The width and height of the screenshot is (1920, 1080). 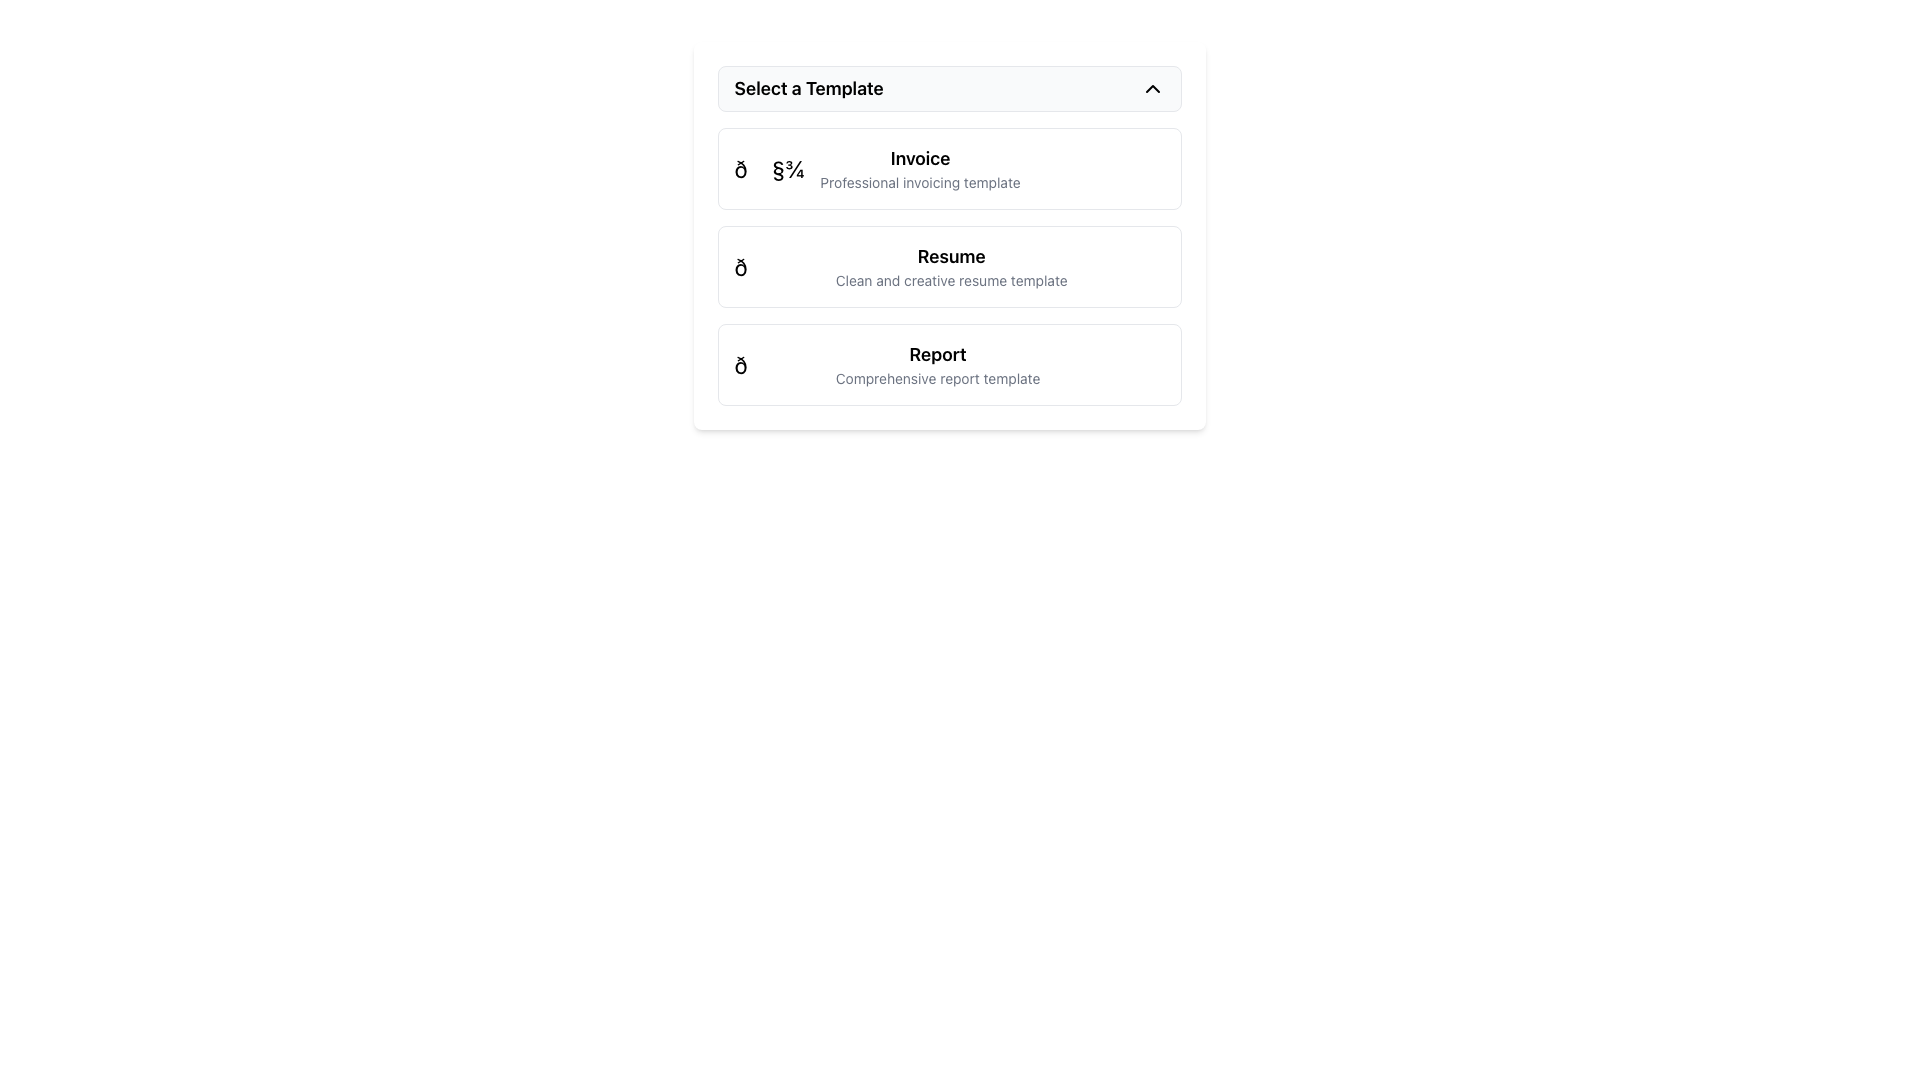 I want to click on the selectable list item labeled 'Invoice' located under the 'Select a Template' header, so click(x=877, y=168).